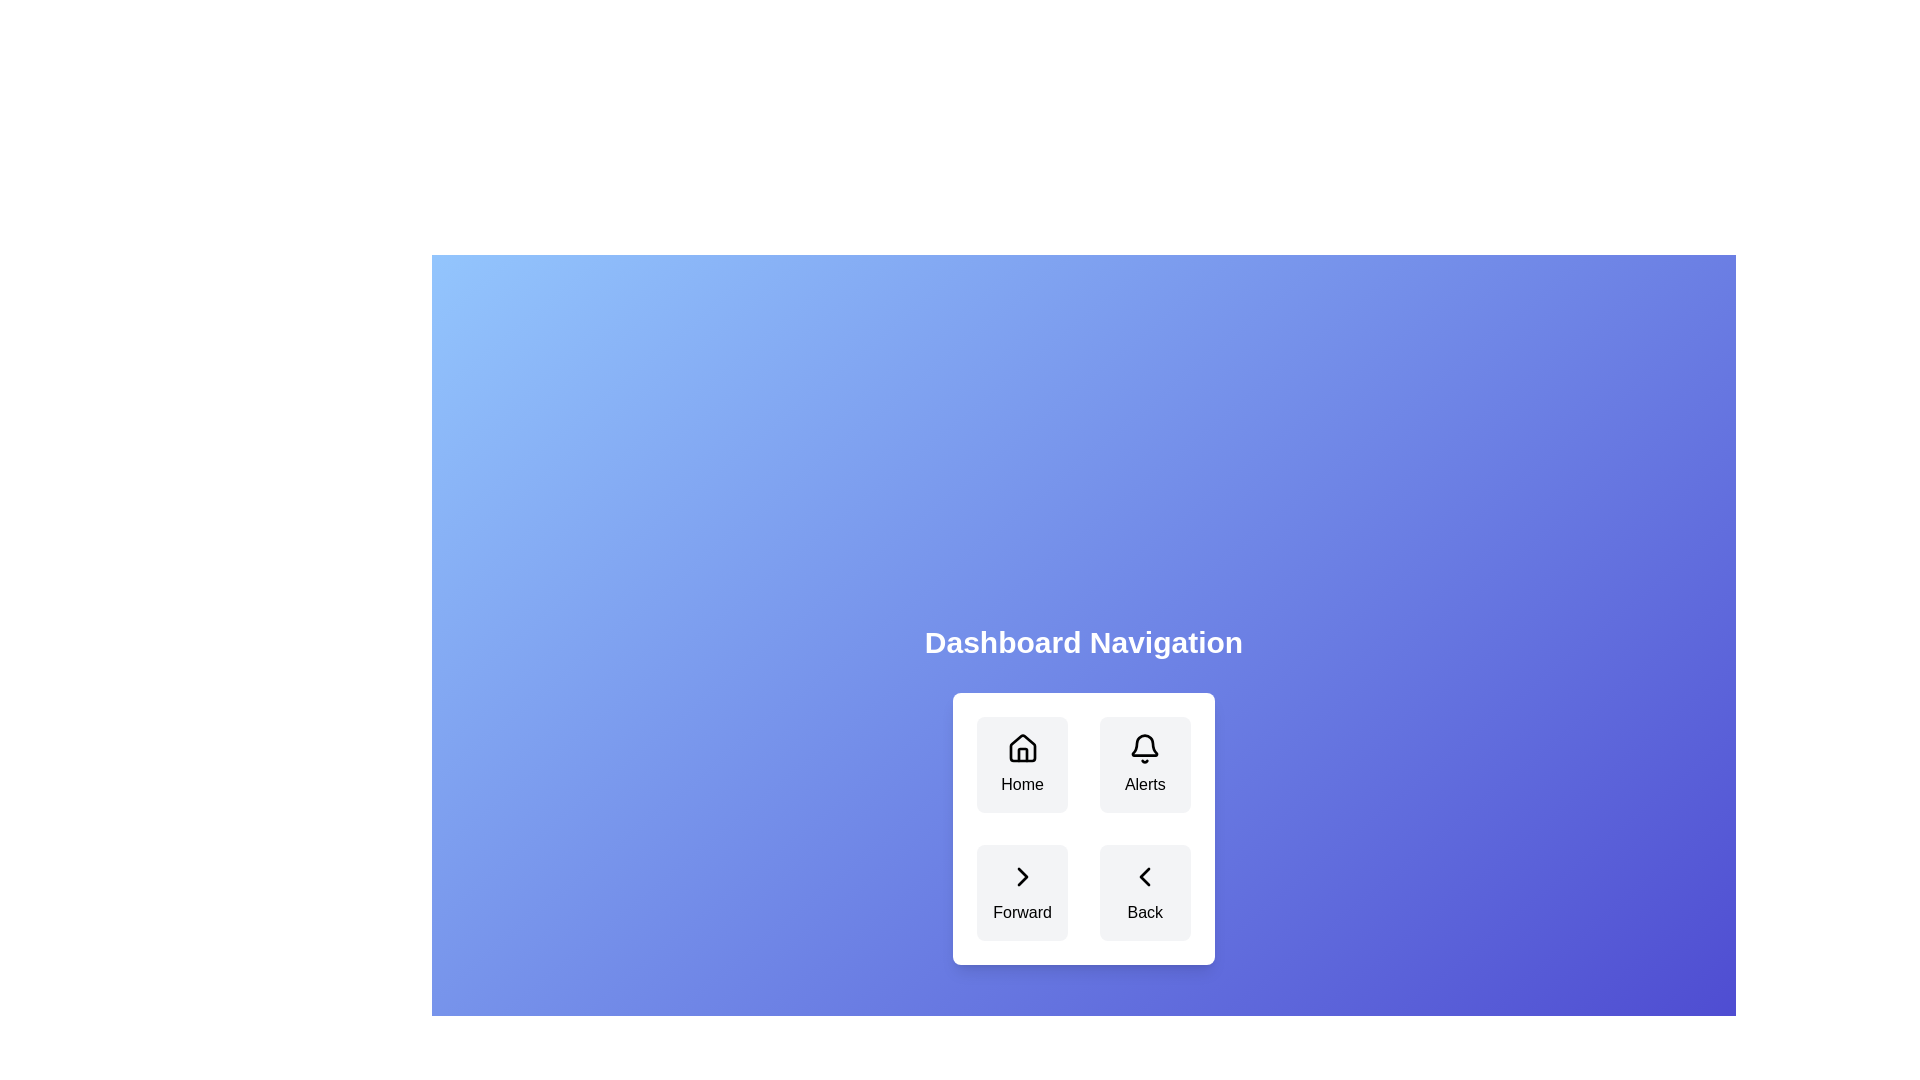  Describe the element at coordinates (1145, 913) in the screenshot. I see `text label that describes the functionality of the associated chevron icon, indicating navigation 'Back'` at that location.